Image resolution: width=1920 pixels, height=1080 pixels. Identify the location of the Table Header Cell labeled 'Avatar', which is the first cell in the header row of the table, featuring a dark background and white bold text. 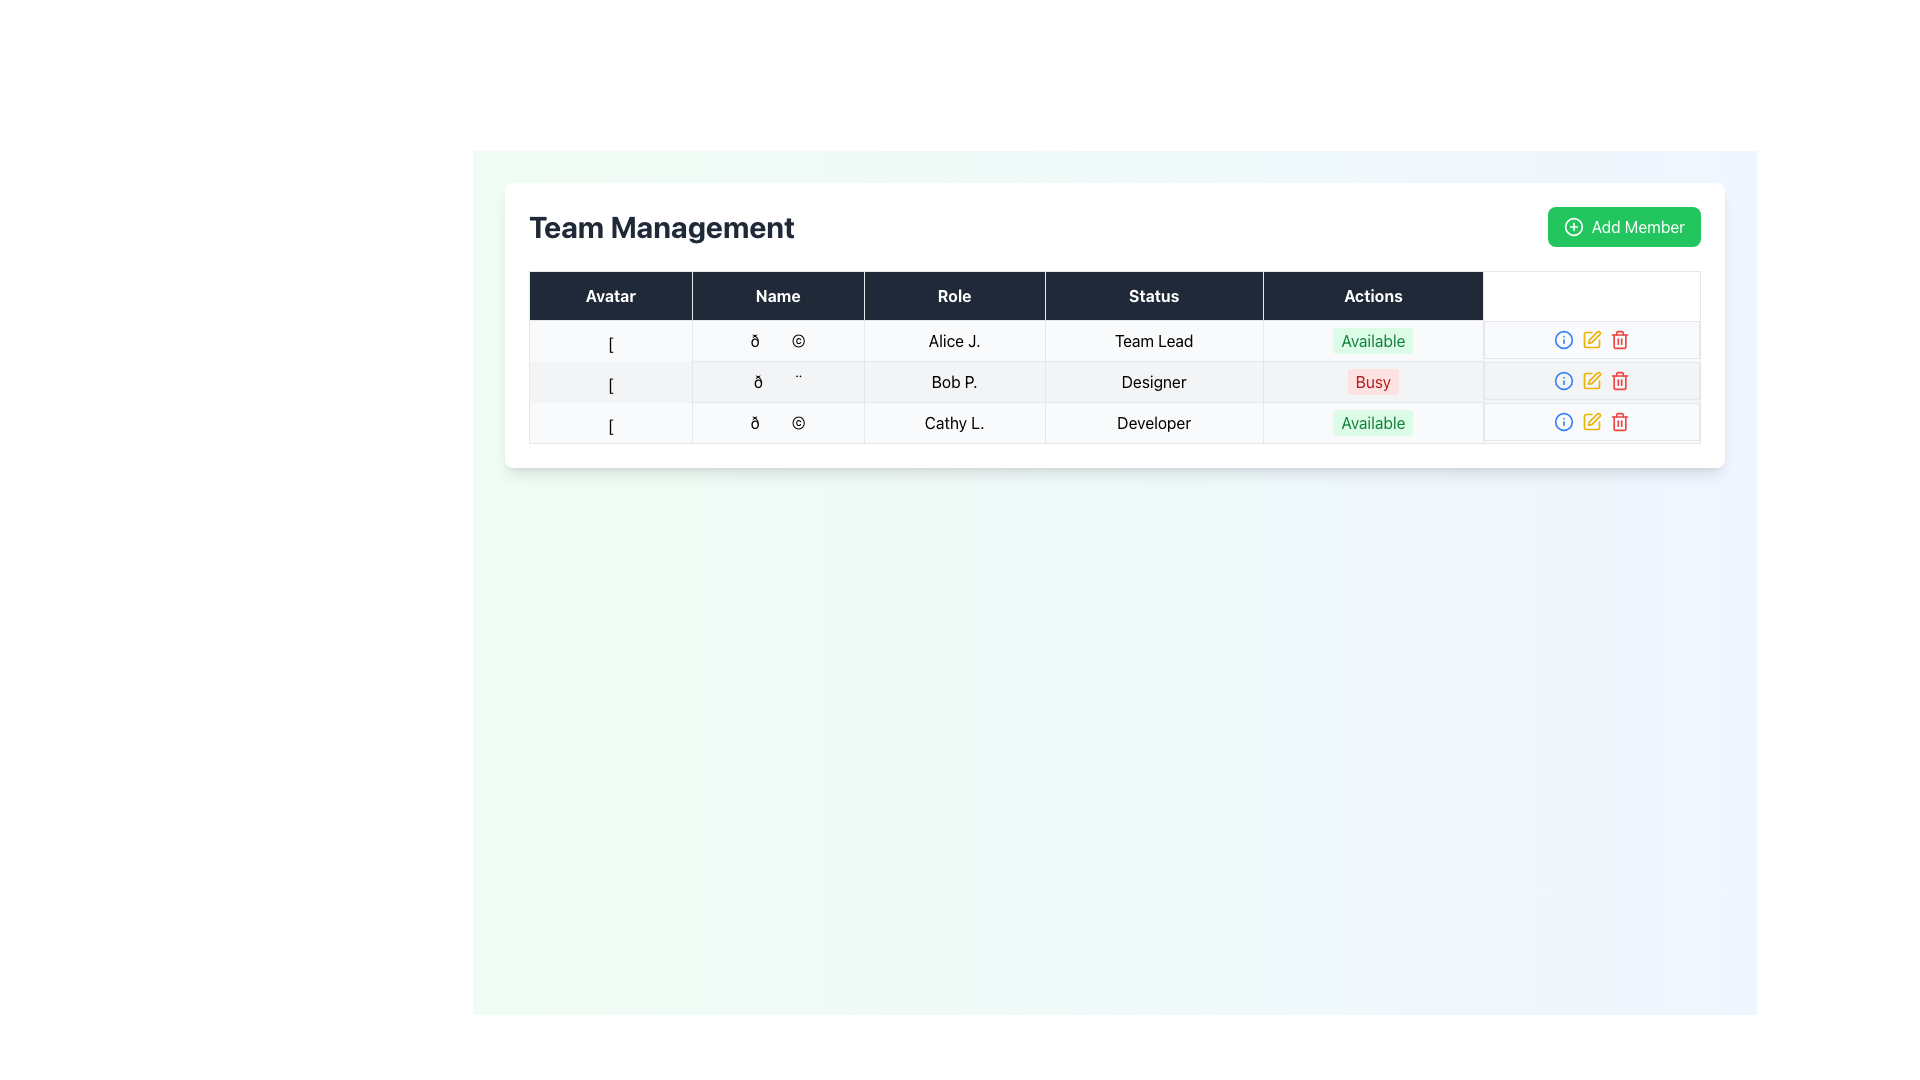
(609, 296).